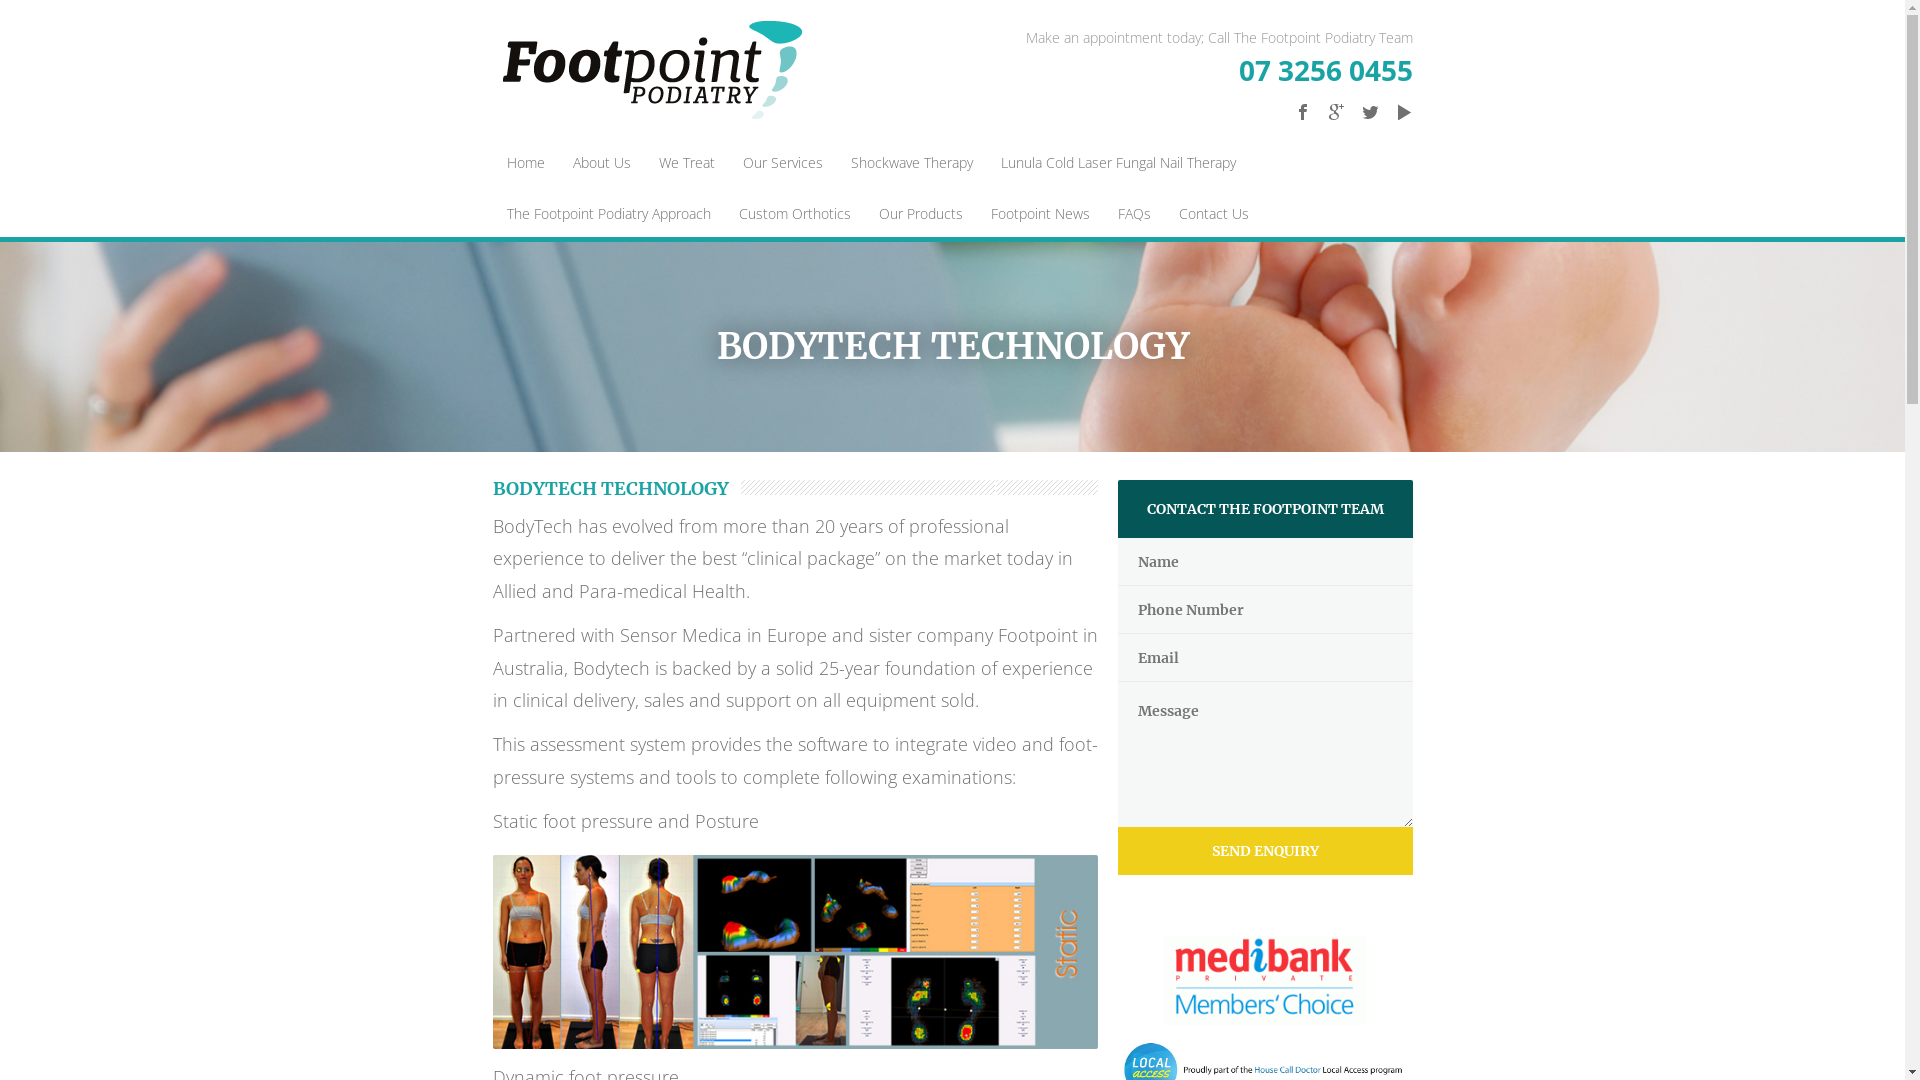 The width and height of the screenshot is (1920, 1080). What do you see at coordinates (985, 164) in the screenshot?
I see `'Lunula Cold Laser Fungal Nail Therapy'` at bounding box center [985, 164].